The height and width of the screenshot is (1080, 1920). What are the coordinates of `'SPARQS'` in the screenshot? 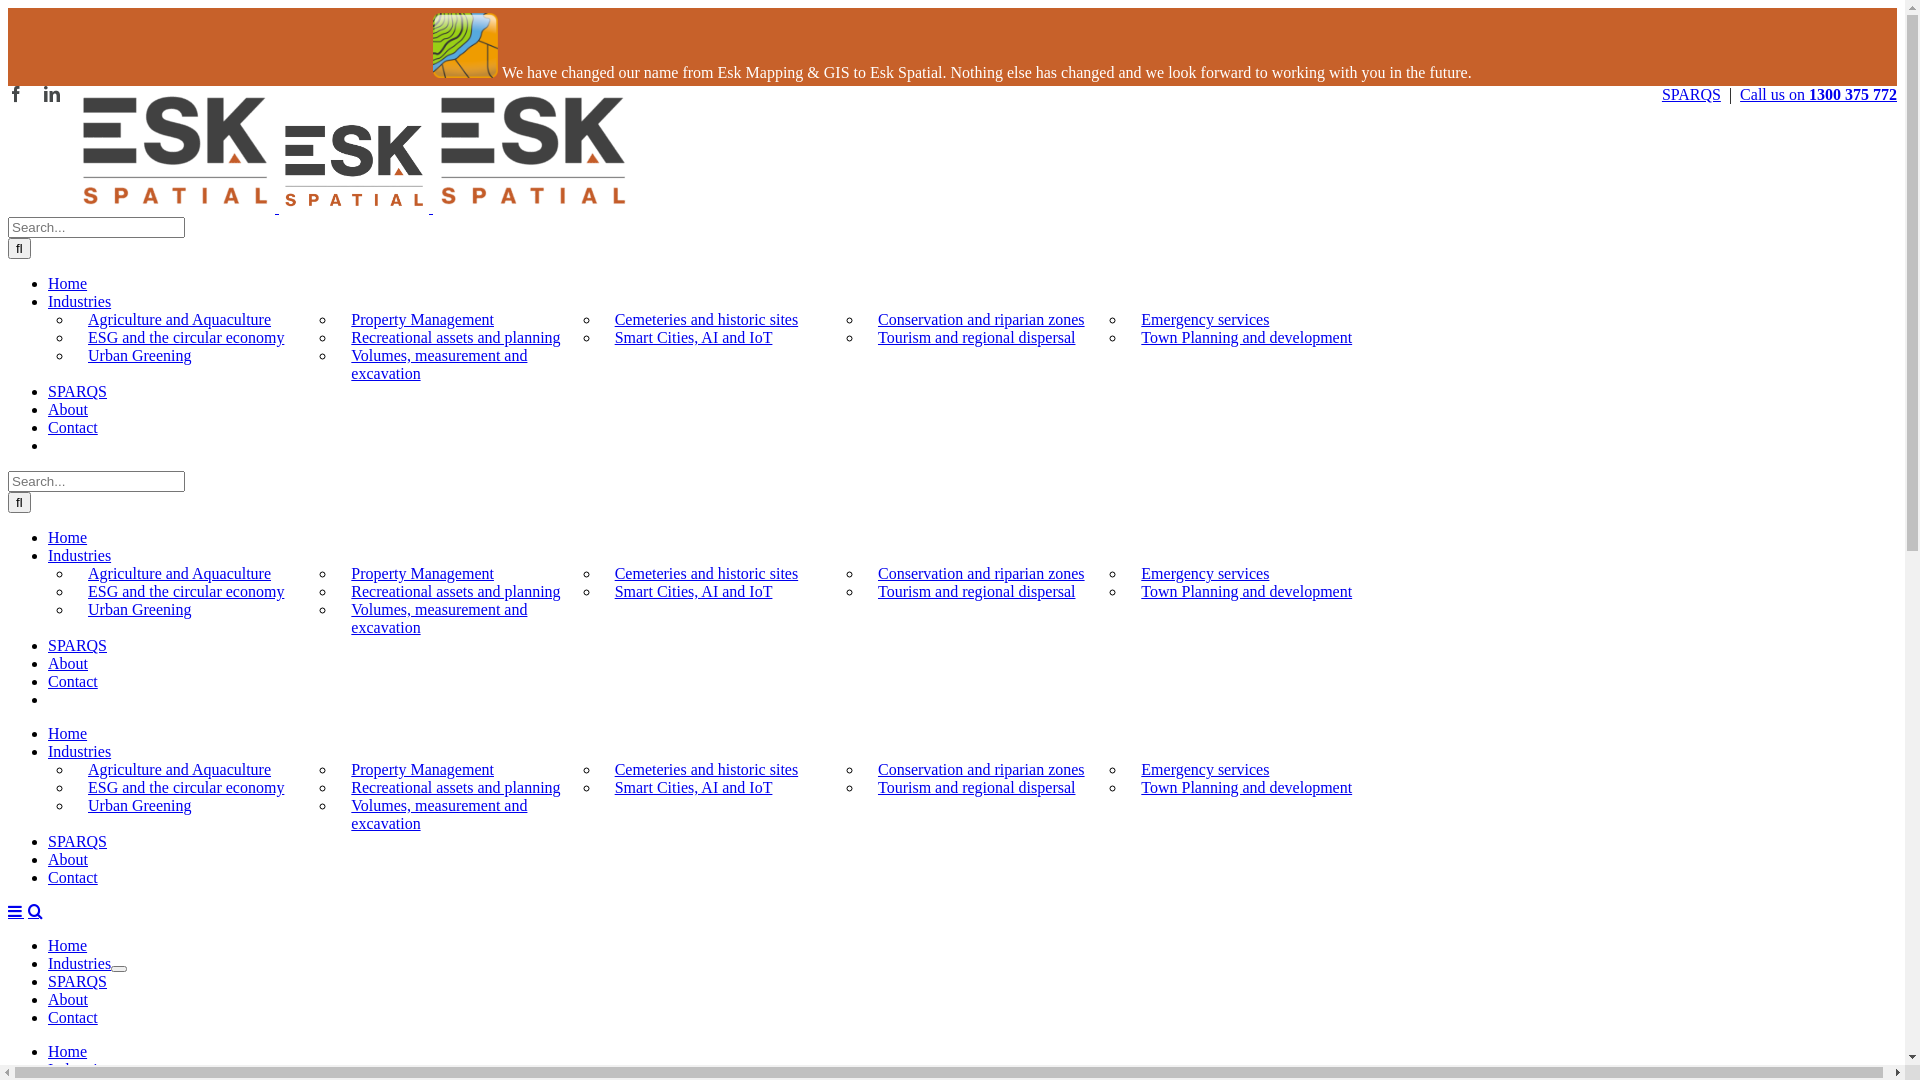 It's located at (77, 391).